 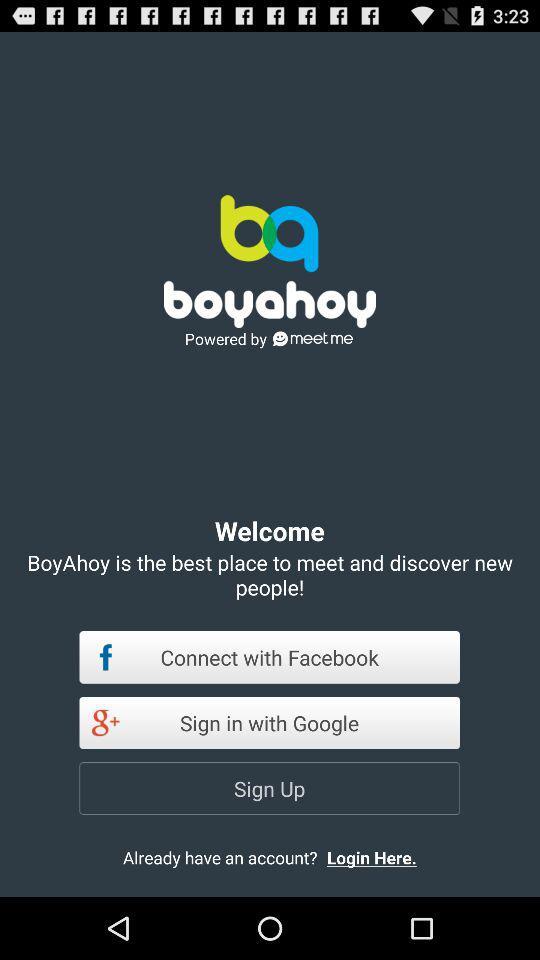 What do you see at coordinates (388, 856) in the screenshot?
I see `the login here.` at bounding box center [388, 856].